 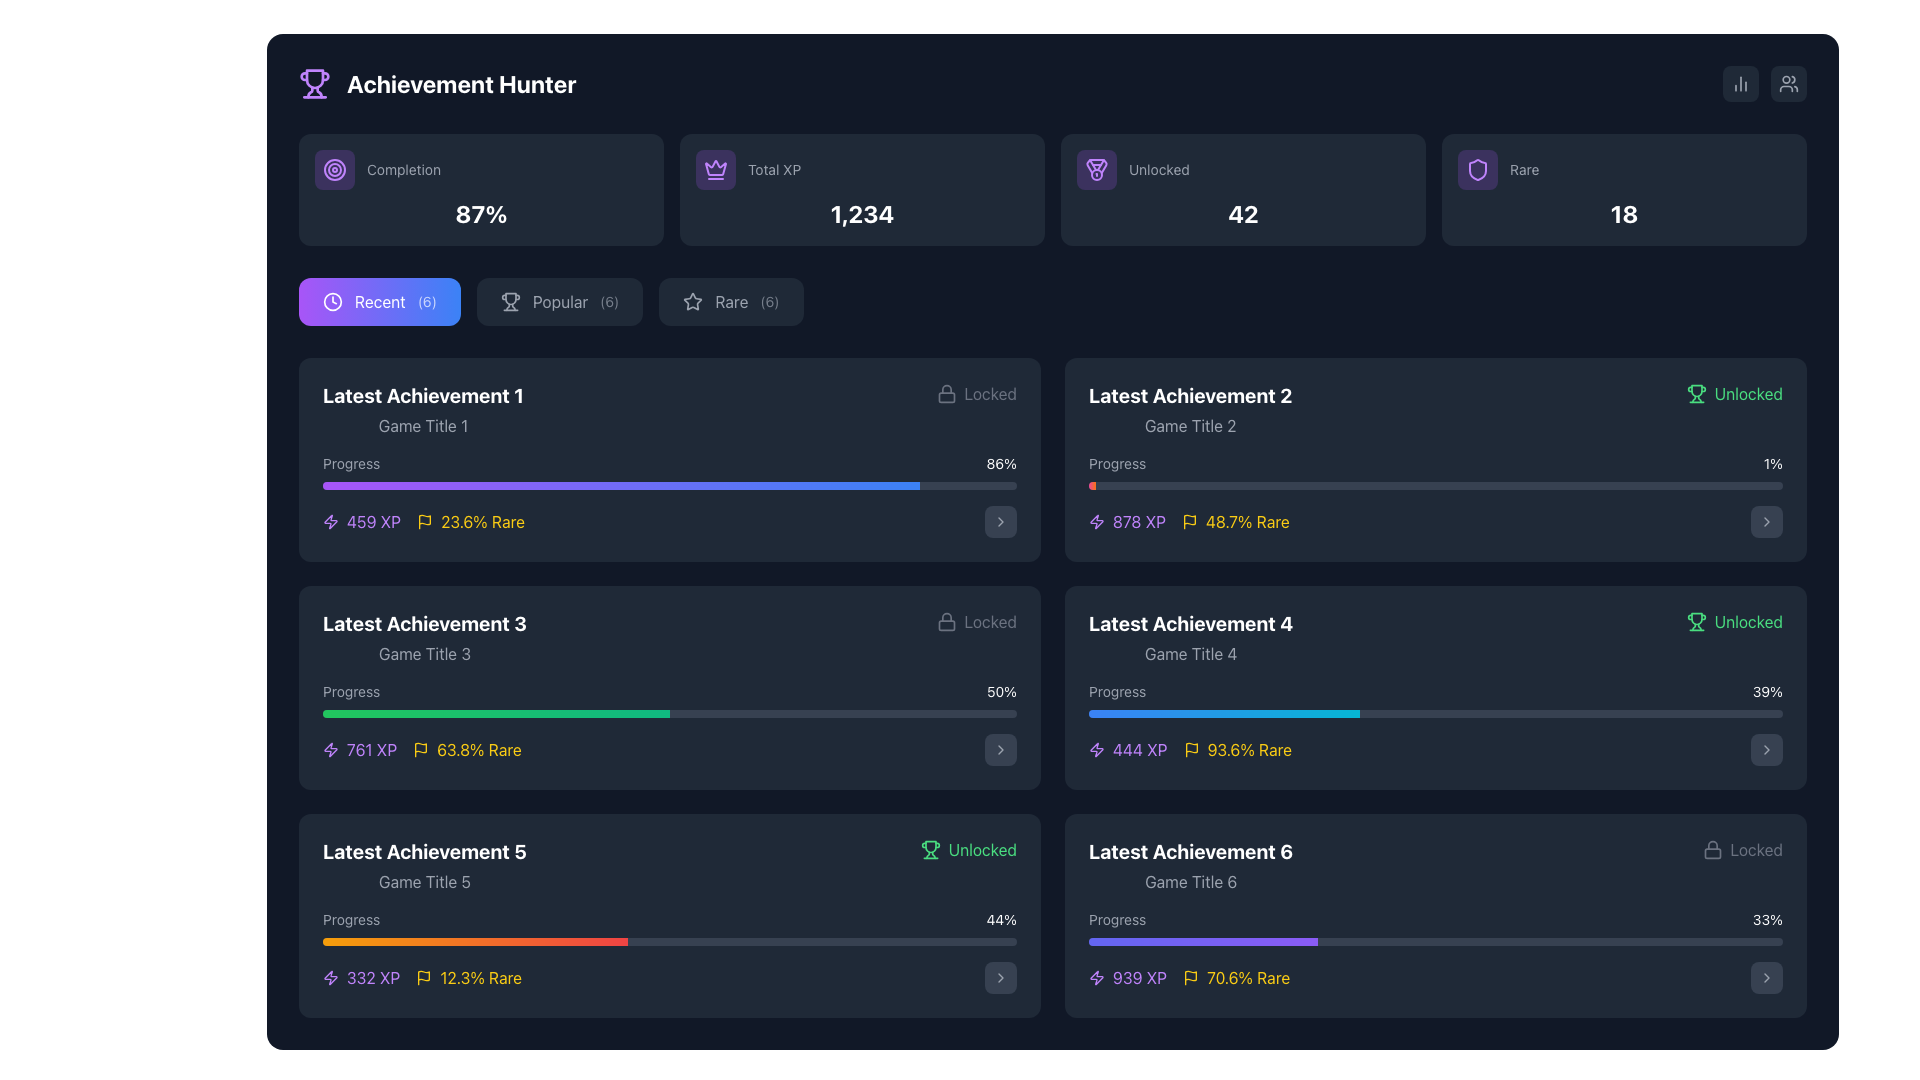 What do you see at coordinates (1434, 698) in the screenshot?
I see `percentage value displayed on the horizontal progress bar labeled 'Progress', which shows 39% completion, located in the 'Latest Achievement 4' card` at bounding box center [1434, 698].